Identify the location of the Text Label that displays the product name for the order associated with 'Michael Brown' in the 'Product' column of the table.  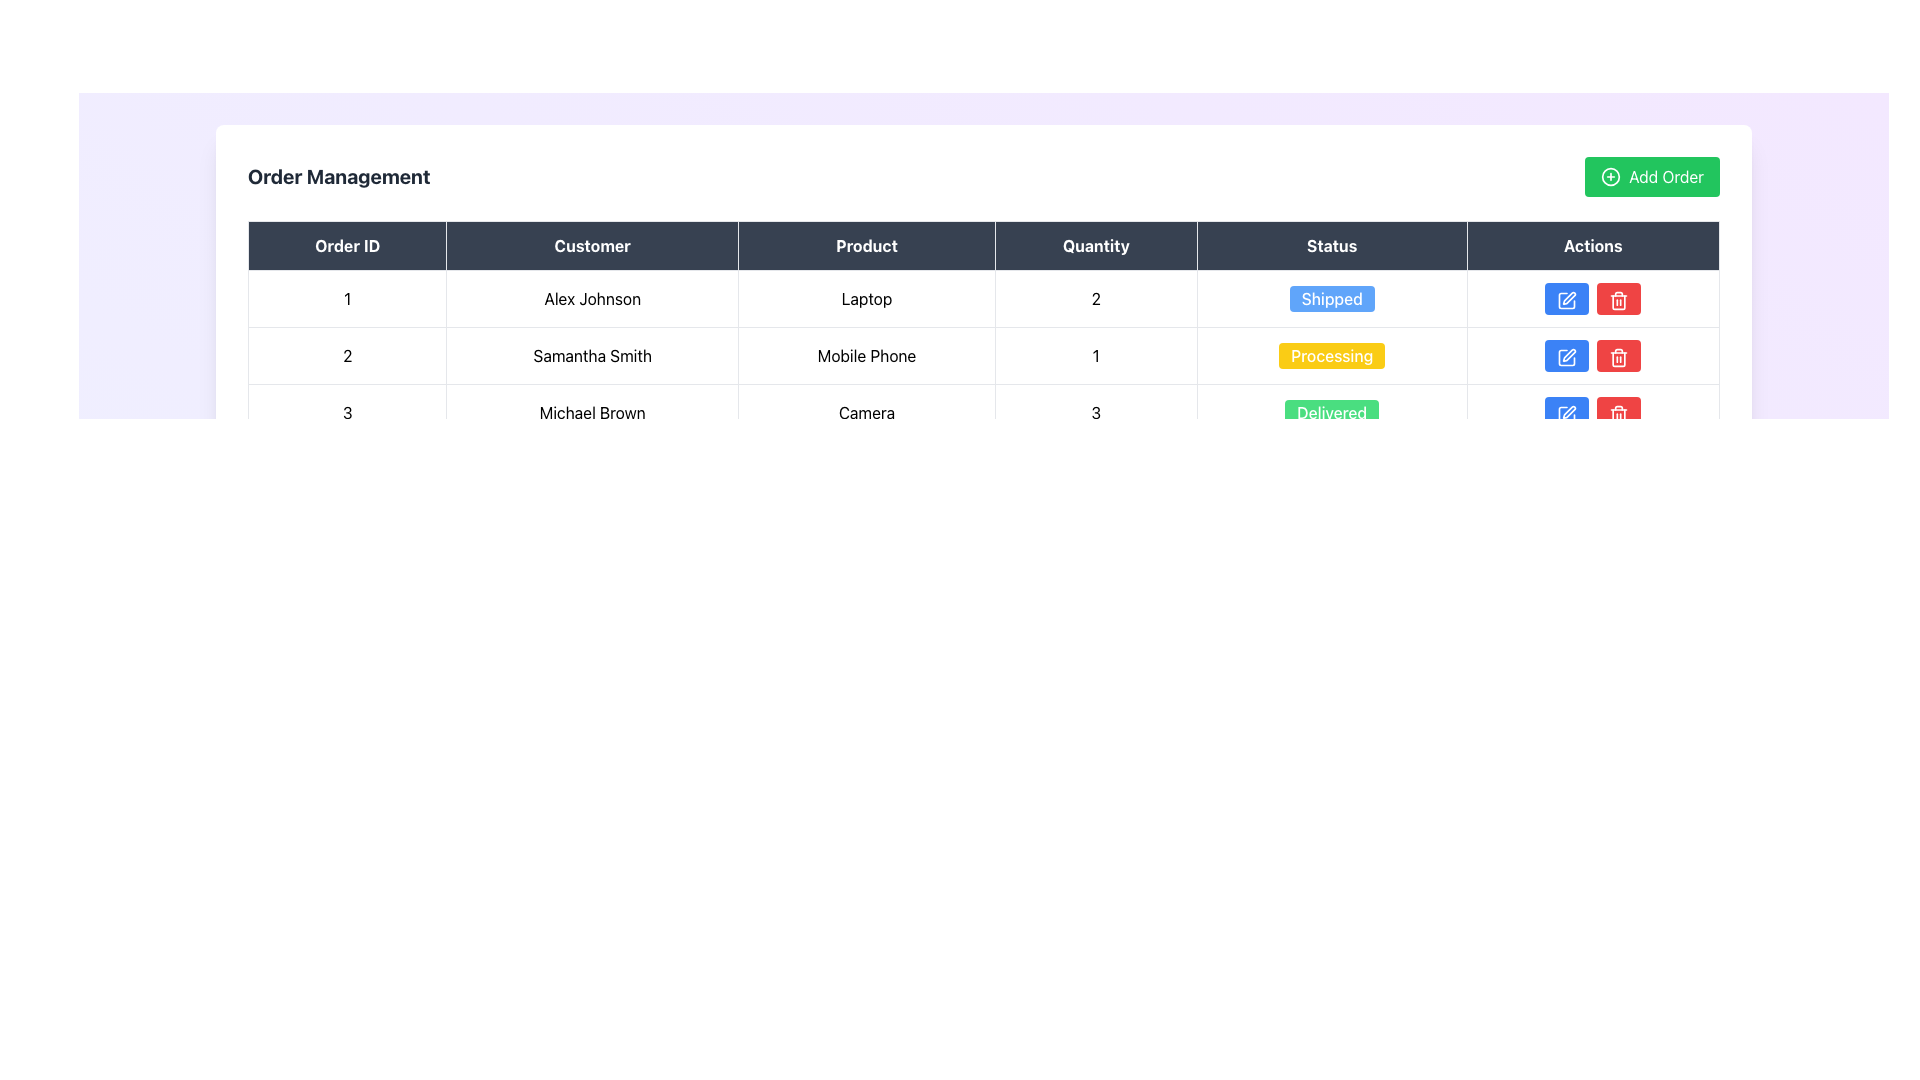
(867, 411).